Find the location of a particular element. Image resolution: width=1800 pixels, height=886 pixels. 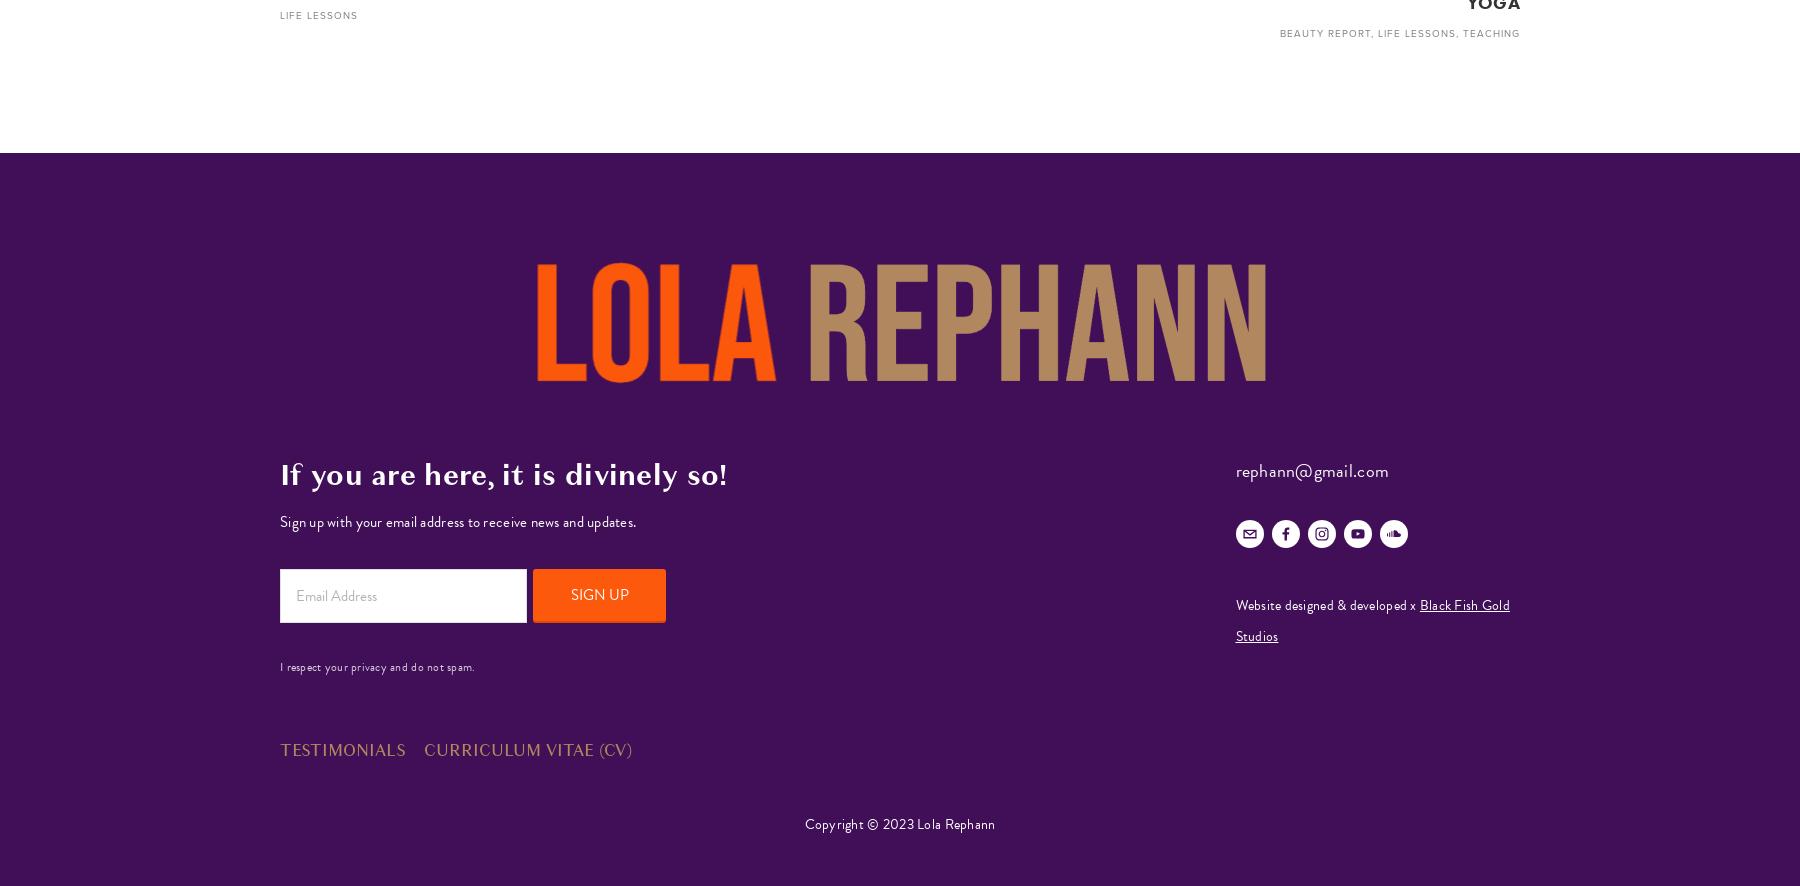

'I respect your privacy and do not spam.' is located at coordinates (377, 665).